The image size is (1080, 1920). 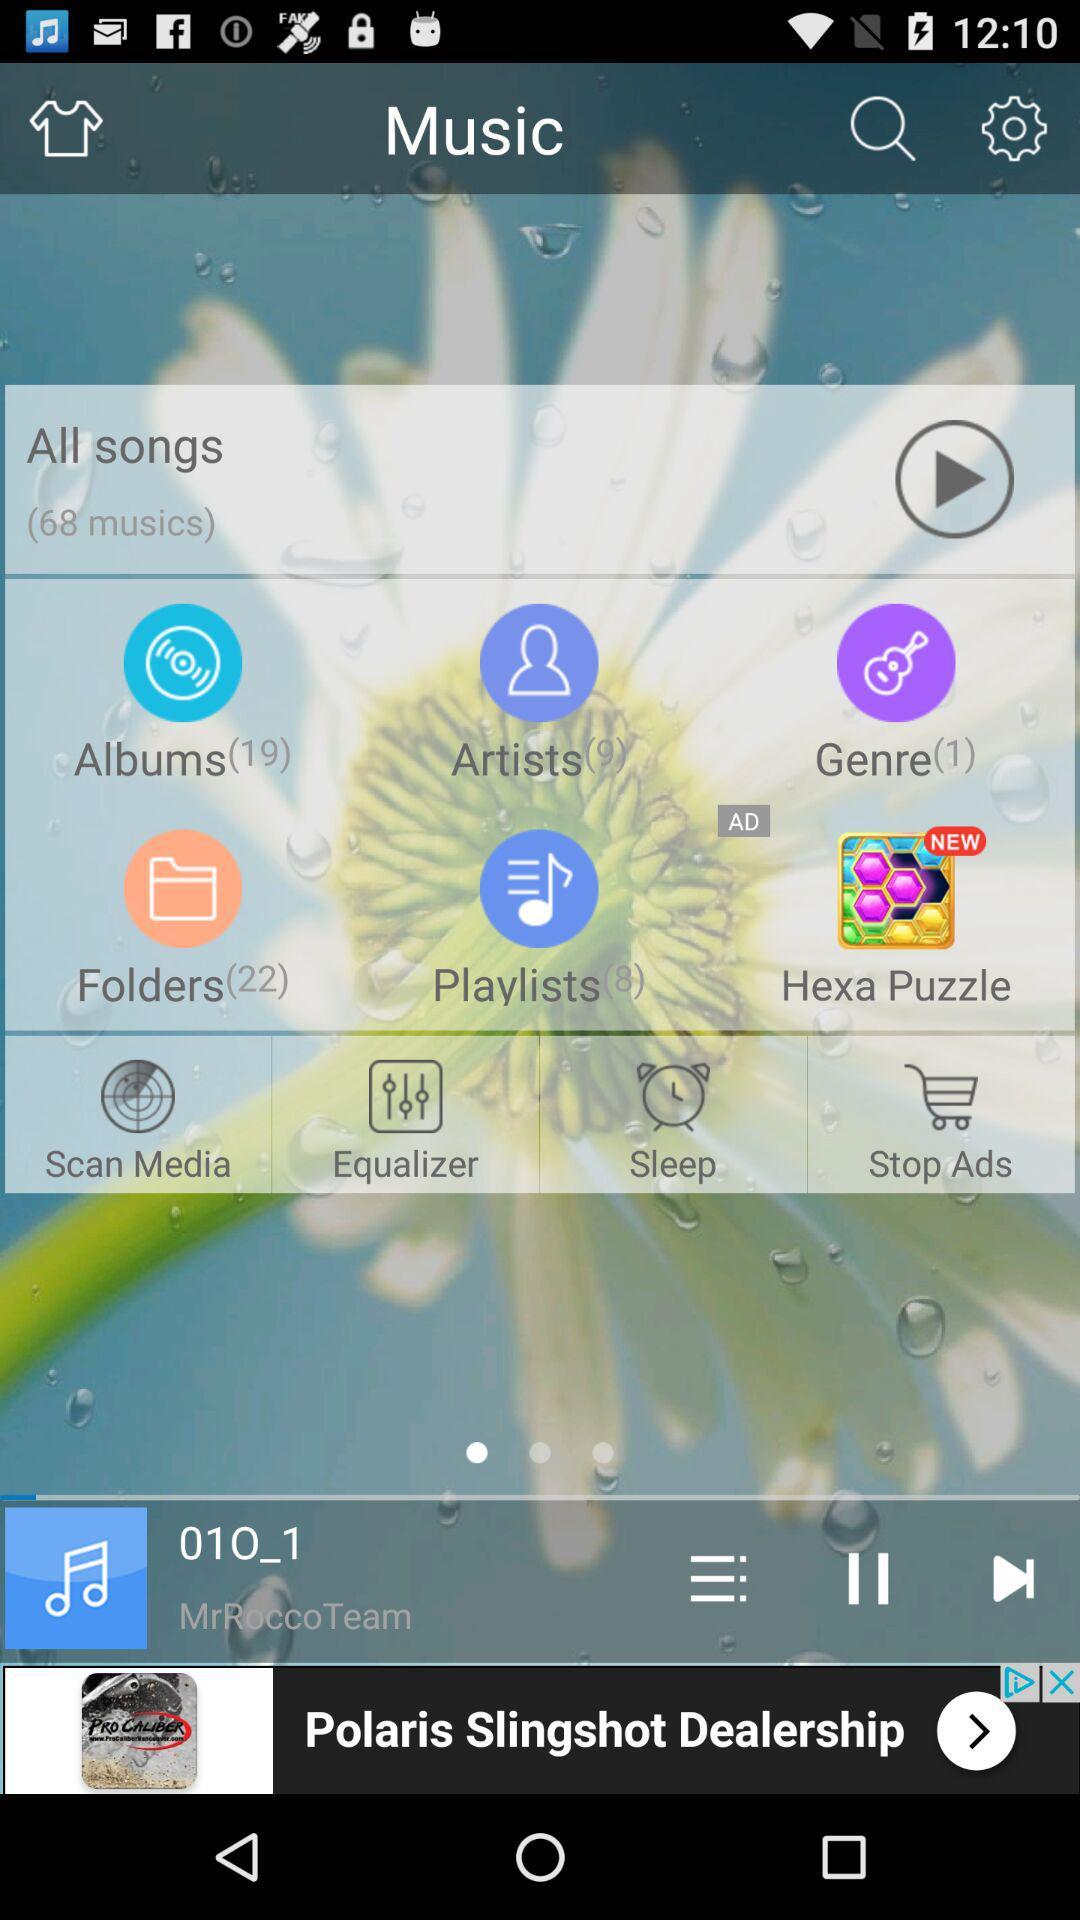 What do you see at coordinates (1012, 1688) in the screenshot?
I see `the skip_next icon` at bounding box center [1012, 1688].